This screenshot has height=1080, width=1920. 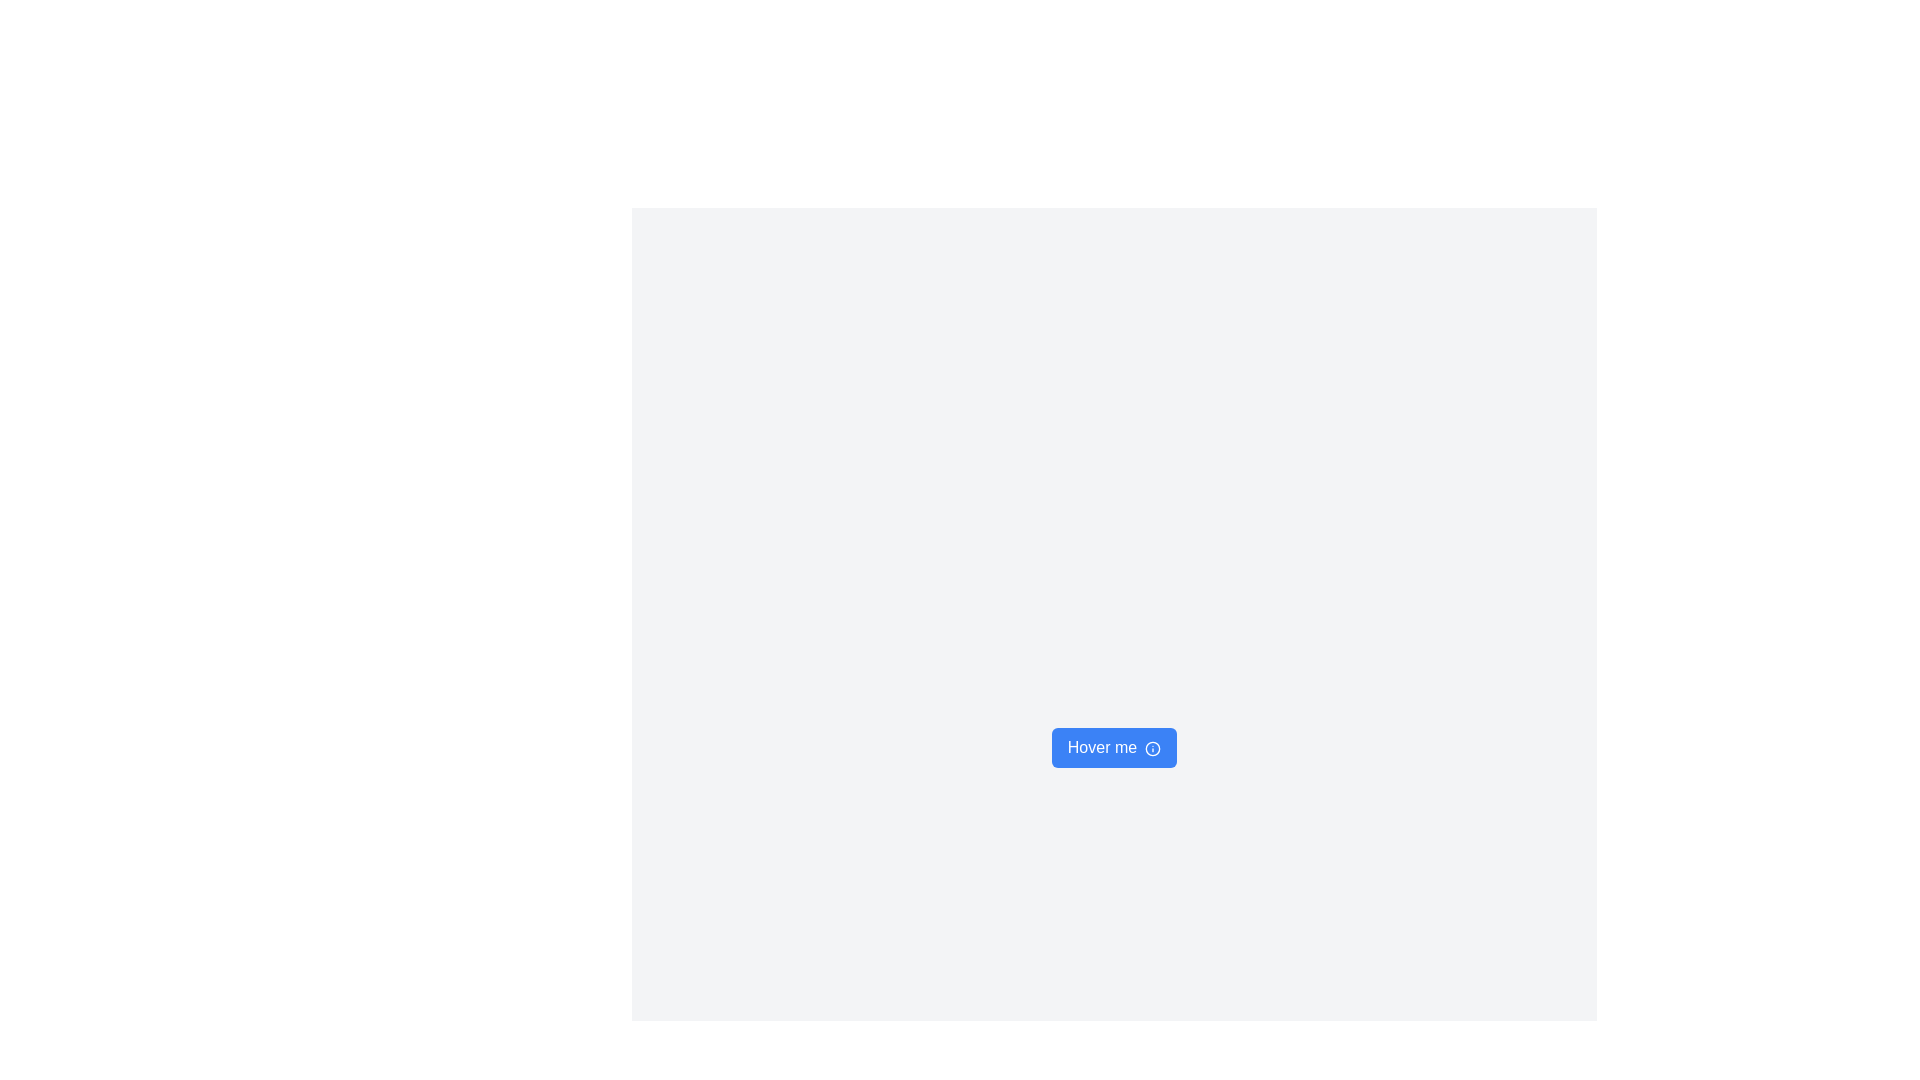 I want to click on the information icon located to the right of the 'Hover me' text in the blue button, so click(x=1153, y=748).